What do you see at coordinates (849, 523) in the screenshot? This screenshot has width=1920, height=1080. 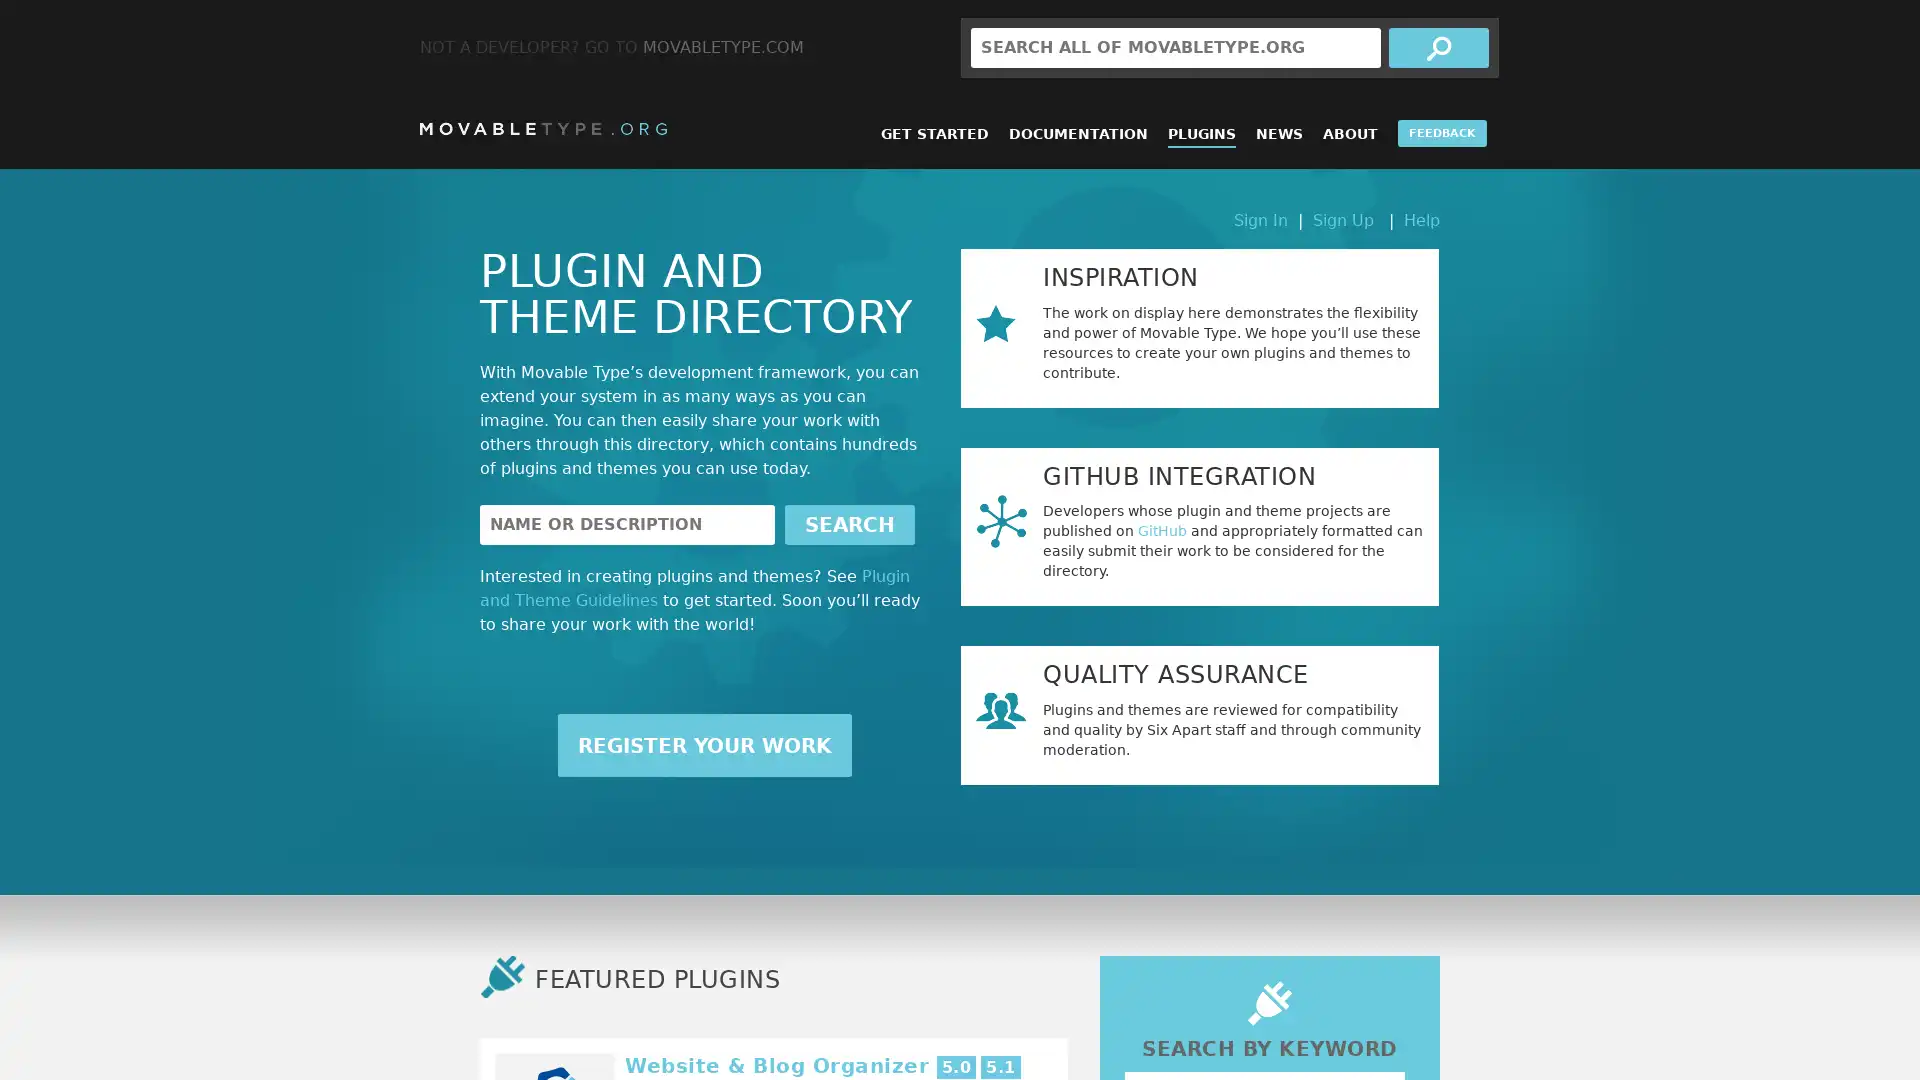 I see `Search` at bounding box center [849, 523].